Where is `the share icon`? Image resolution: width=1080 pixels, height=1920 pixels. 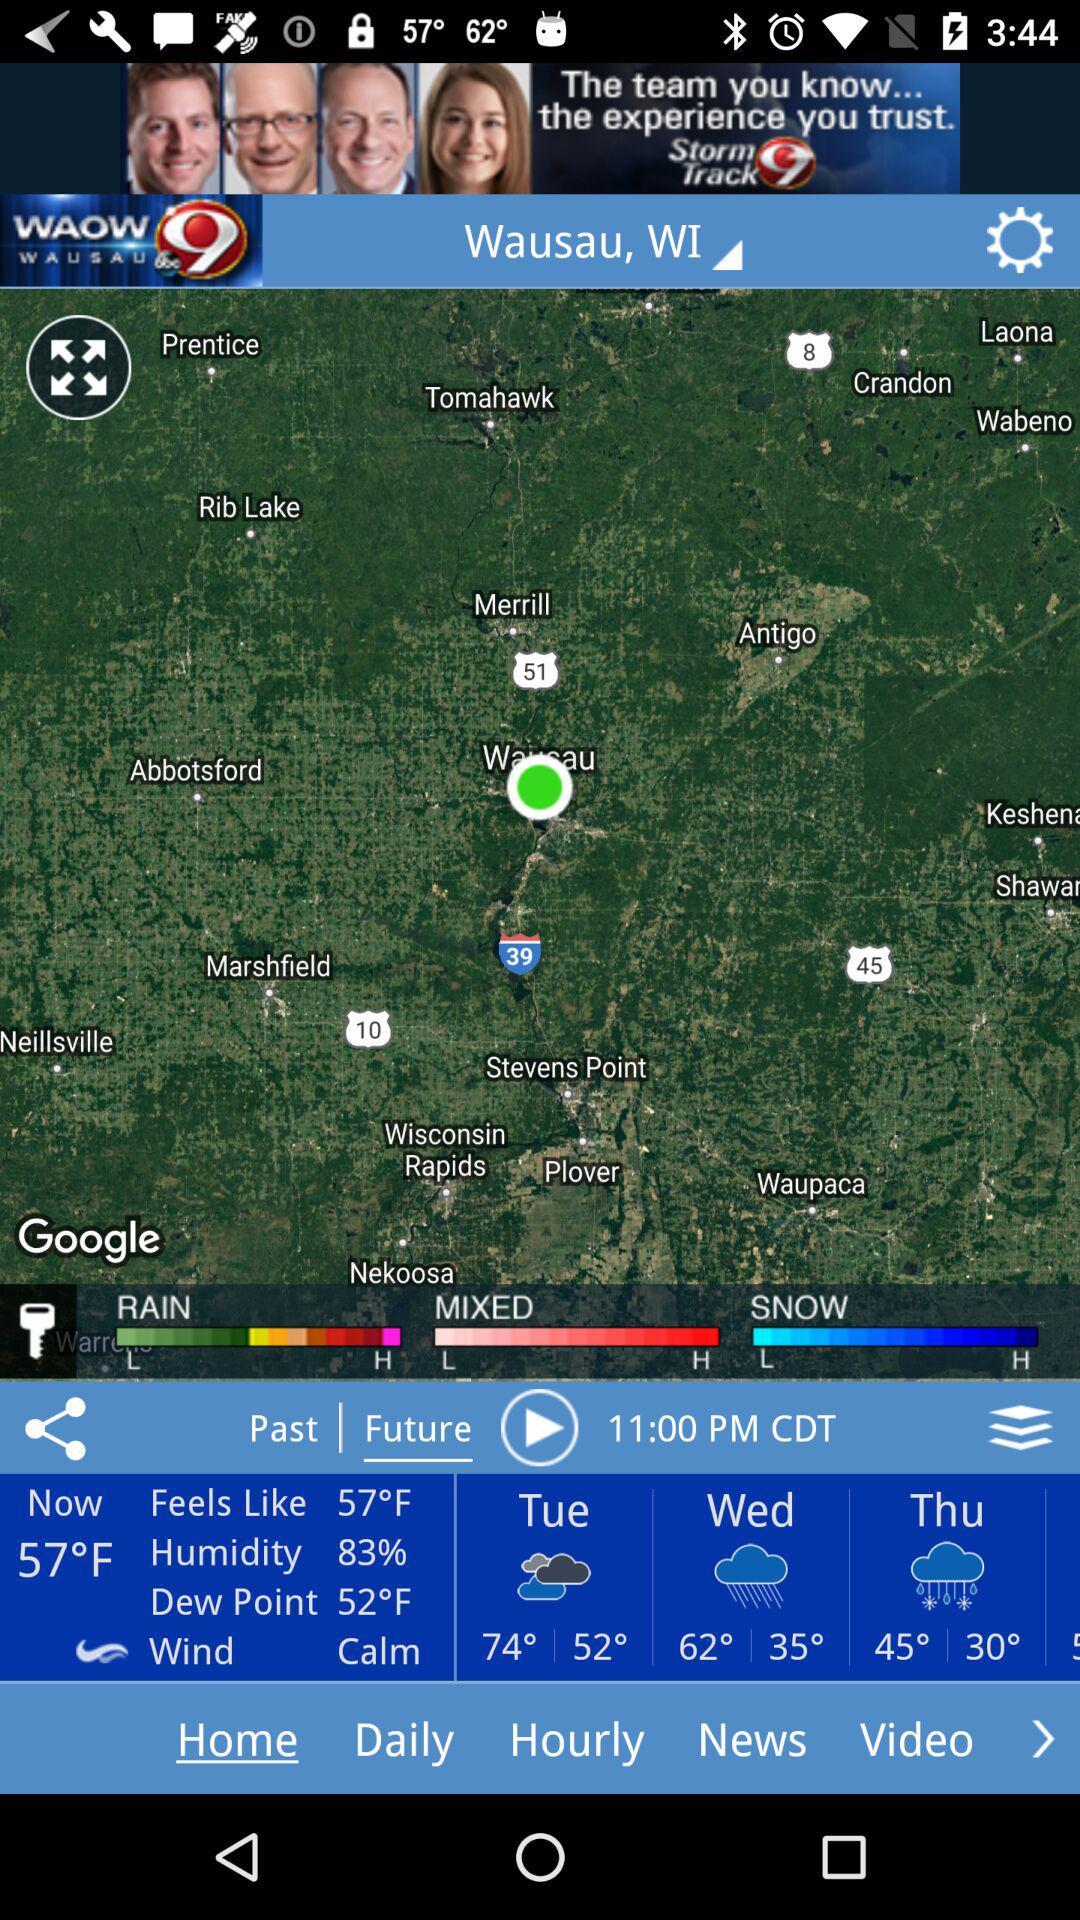
the share icon is located at coordinates (58, 1426).